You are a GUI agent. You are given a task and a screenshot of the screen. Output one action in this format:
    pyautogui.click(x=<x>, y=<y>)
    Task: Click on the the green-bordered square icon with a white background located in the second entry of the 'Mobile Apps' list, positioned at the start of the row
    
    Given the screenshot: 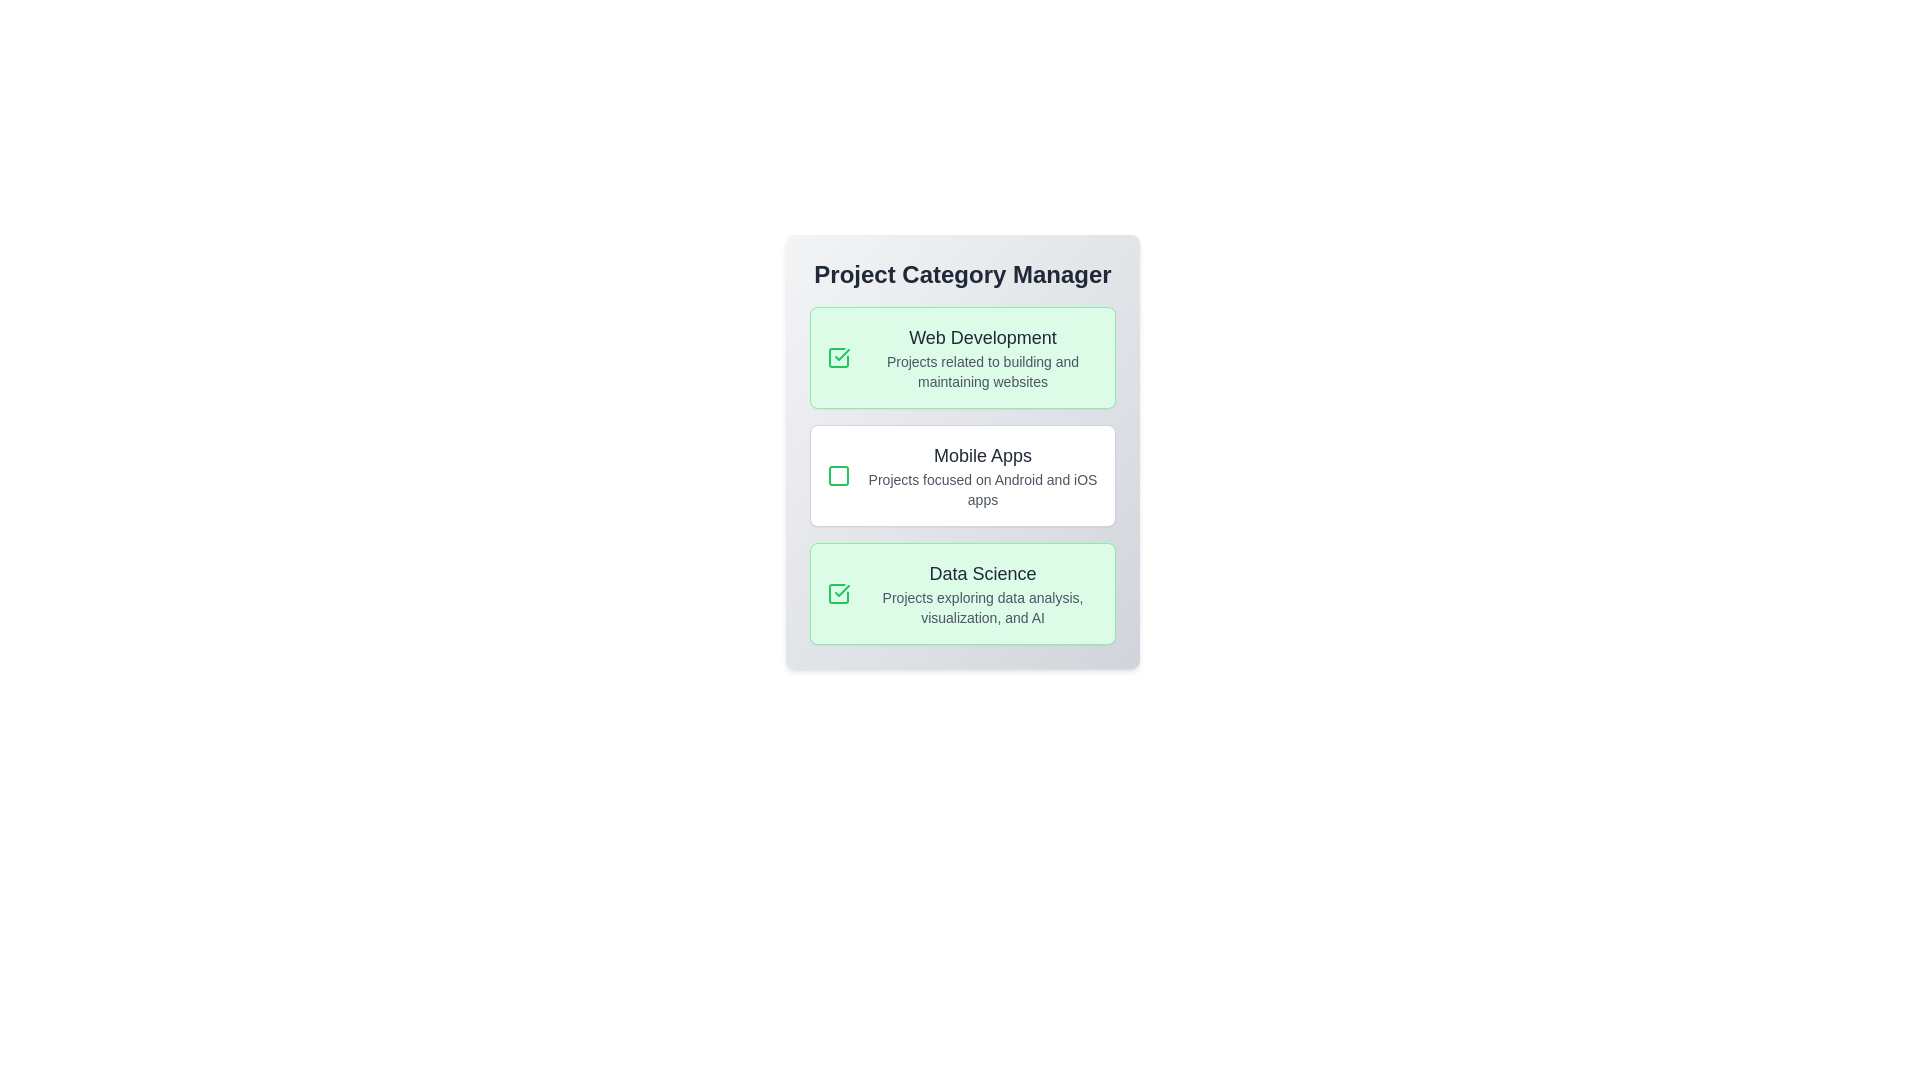 What is the action you would take?
    pyautogui.click(x=839, y=475)
    